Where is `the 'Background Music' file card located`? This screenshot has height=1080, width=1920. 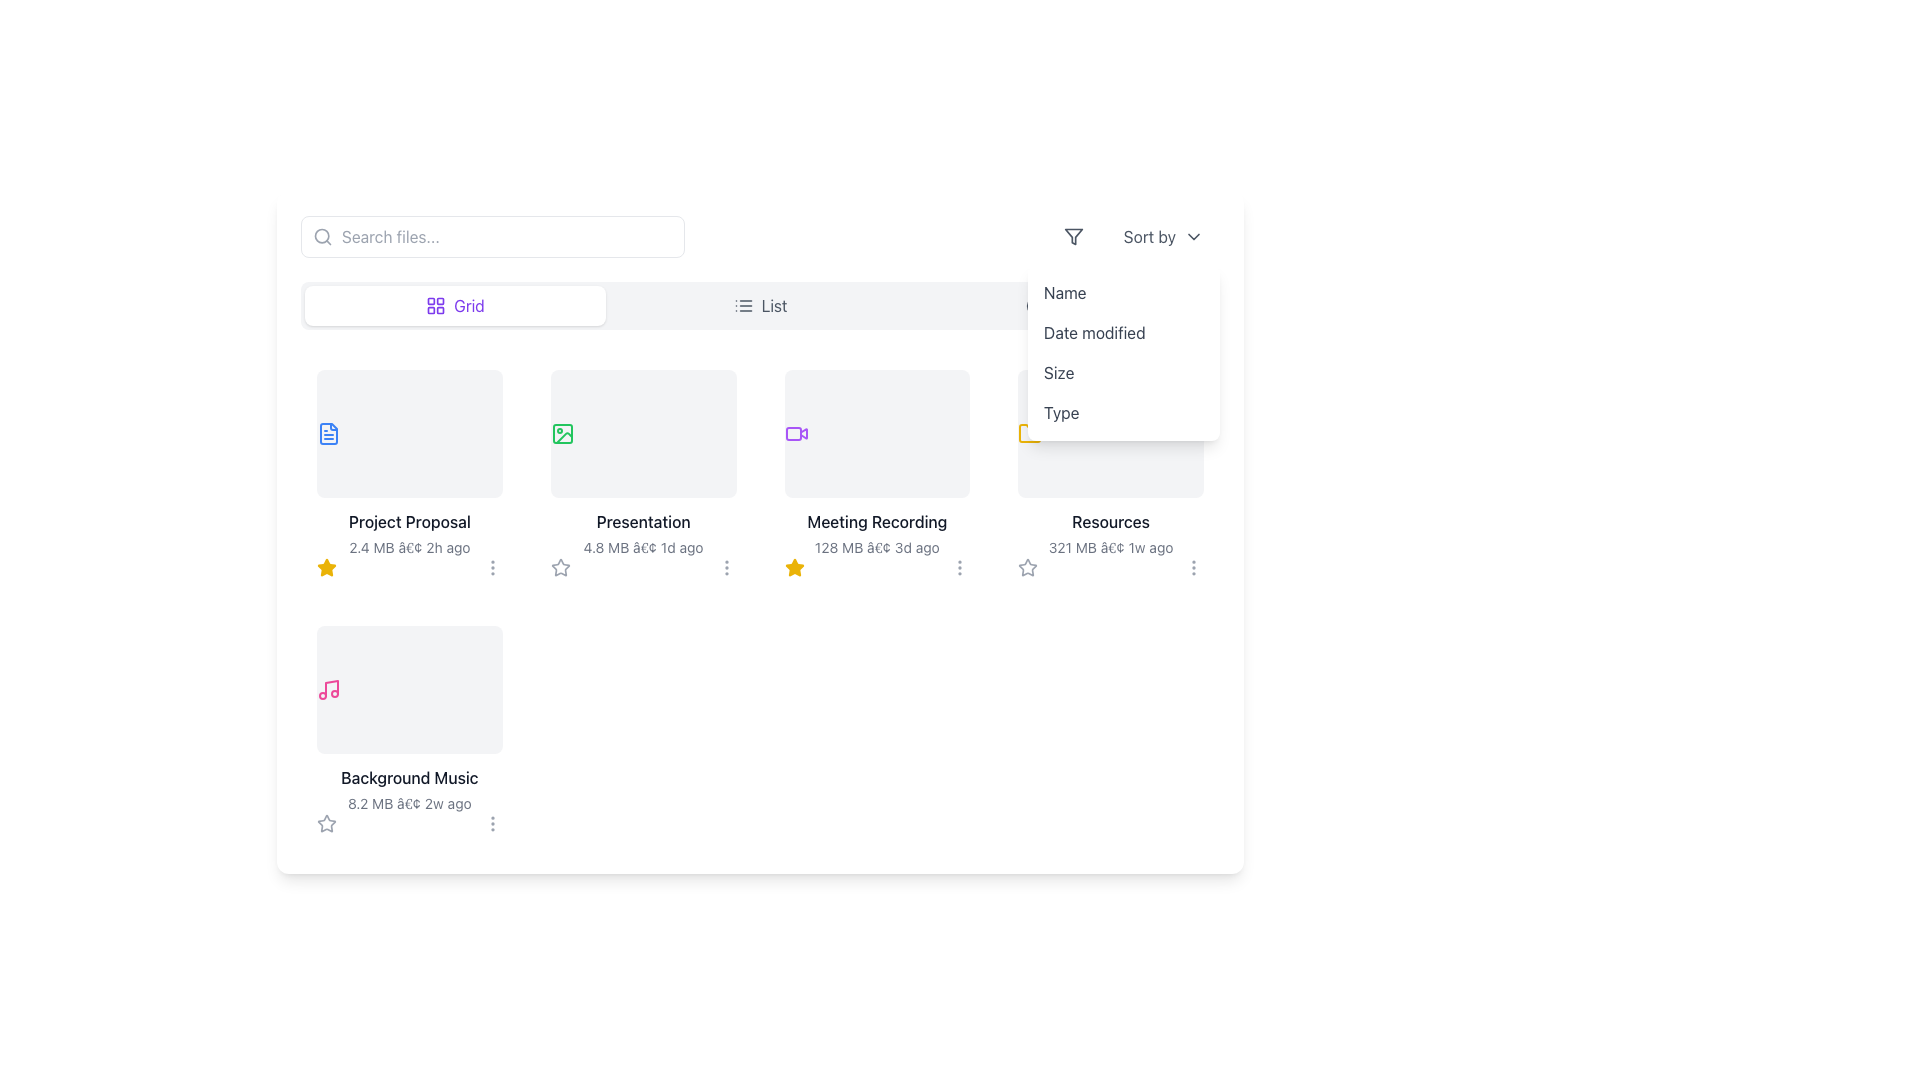
the 'Background Music' file card located is located at coordinates (408, 720).